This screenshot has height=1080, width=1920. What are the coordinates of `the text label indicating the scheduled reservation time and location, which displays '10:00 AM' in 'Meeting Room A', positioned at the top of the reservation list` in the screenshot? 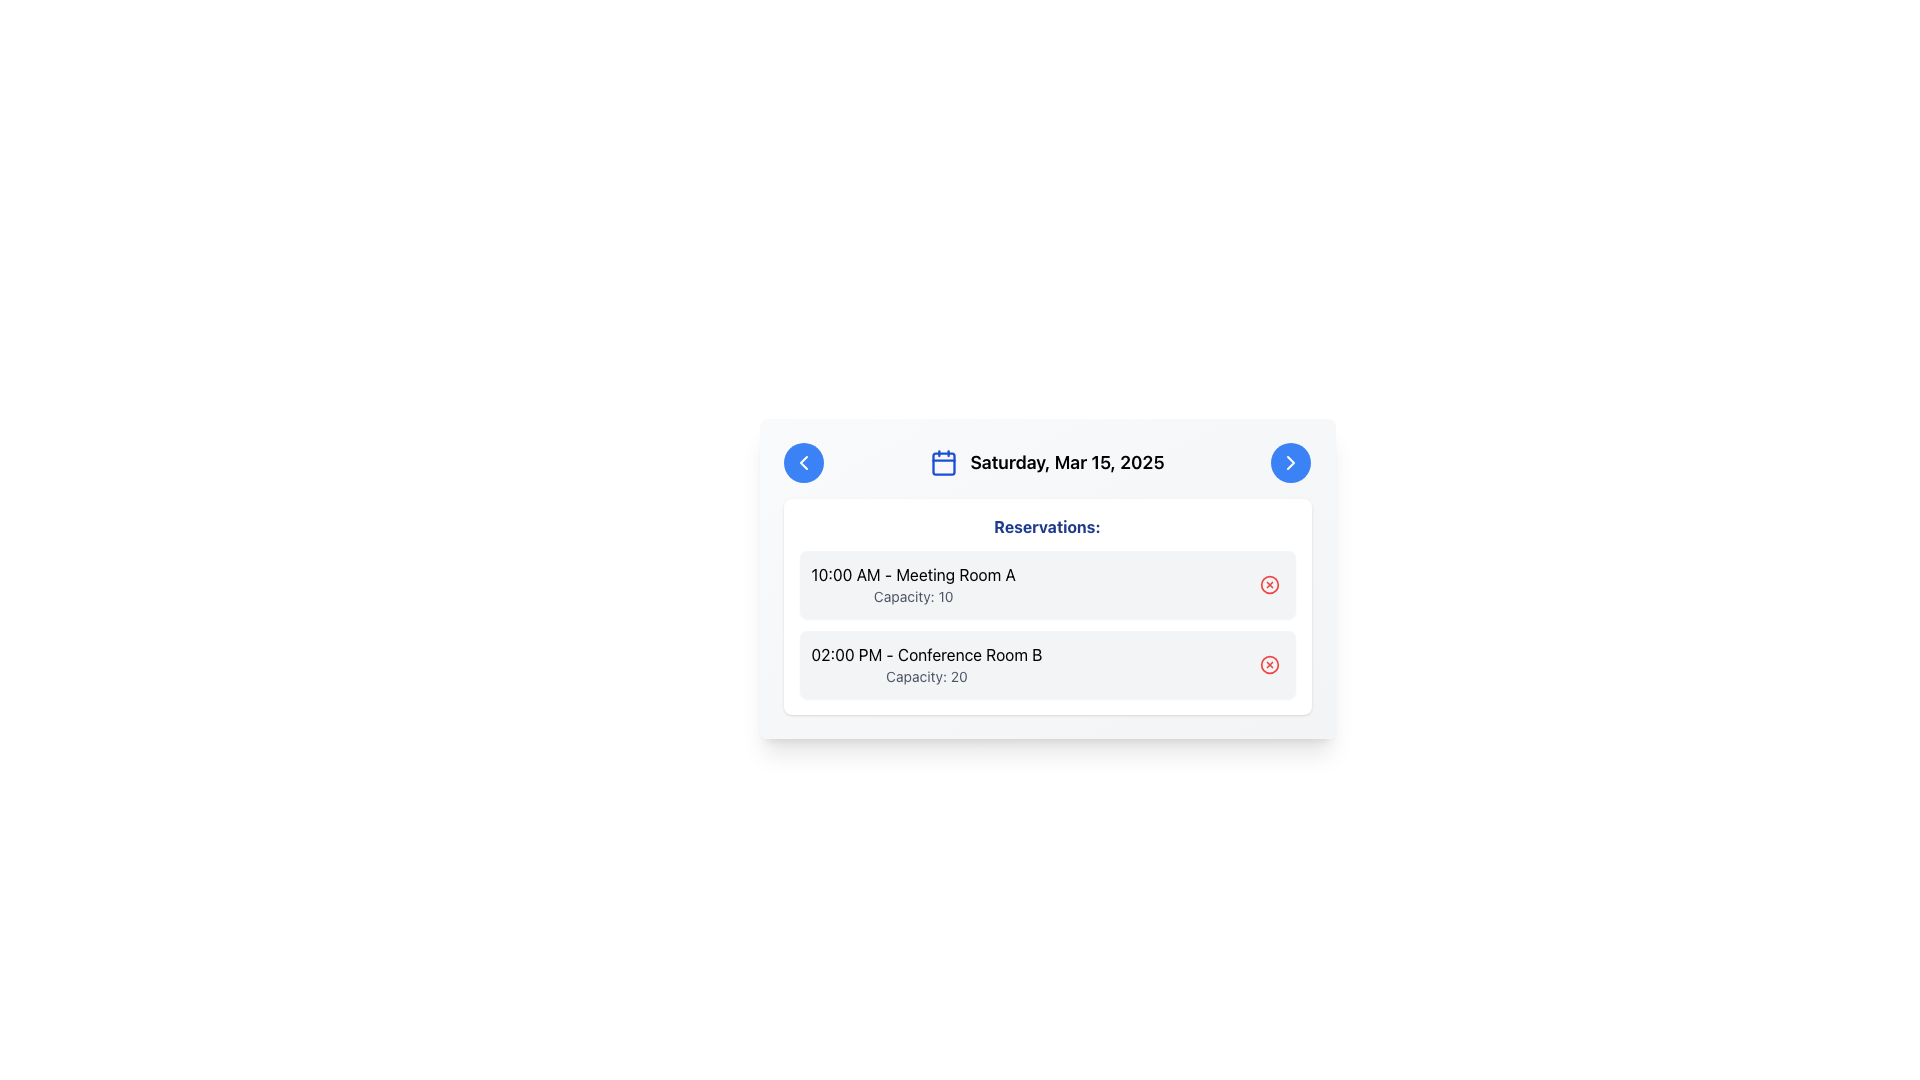 It's located at (912, 574).